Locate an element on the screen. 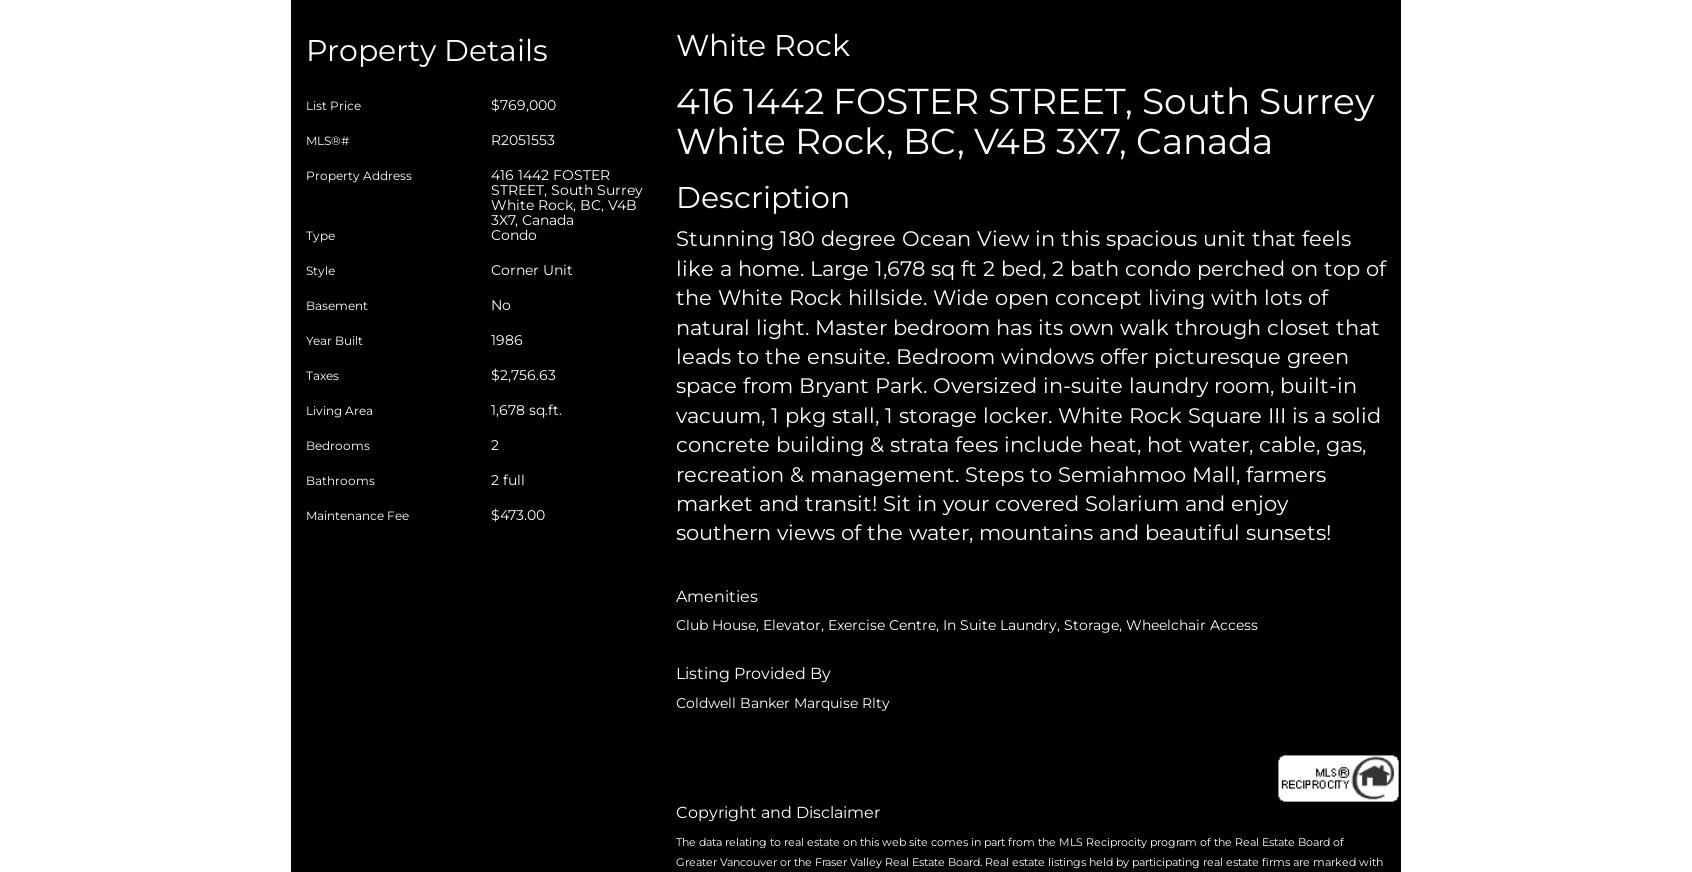 This screenshot has height=872, width=1692. 'Description' is located at coordinates (761, 197).